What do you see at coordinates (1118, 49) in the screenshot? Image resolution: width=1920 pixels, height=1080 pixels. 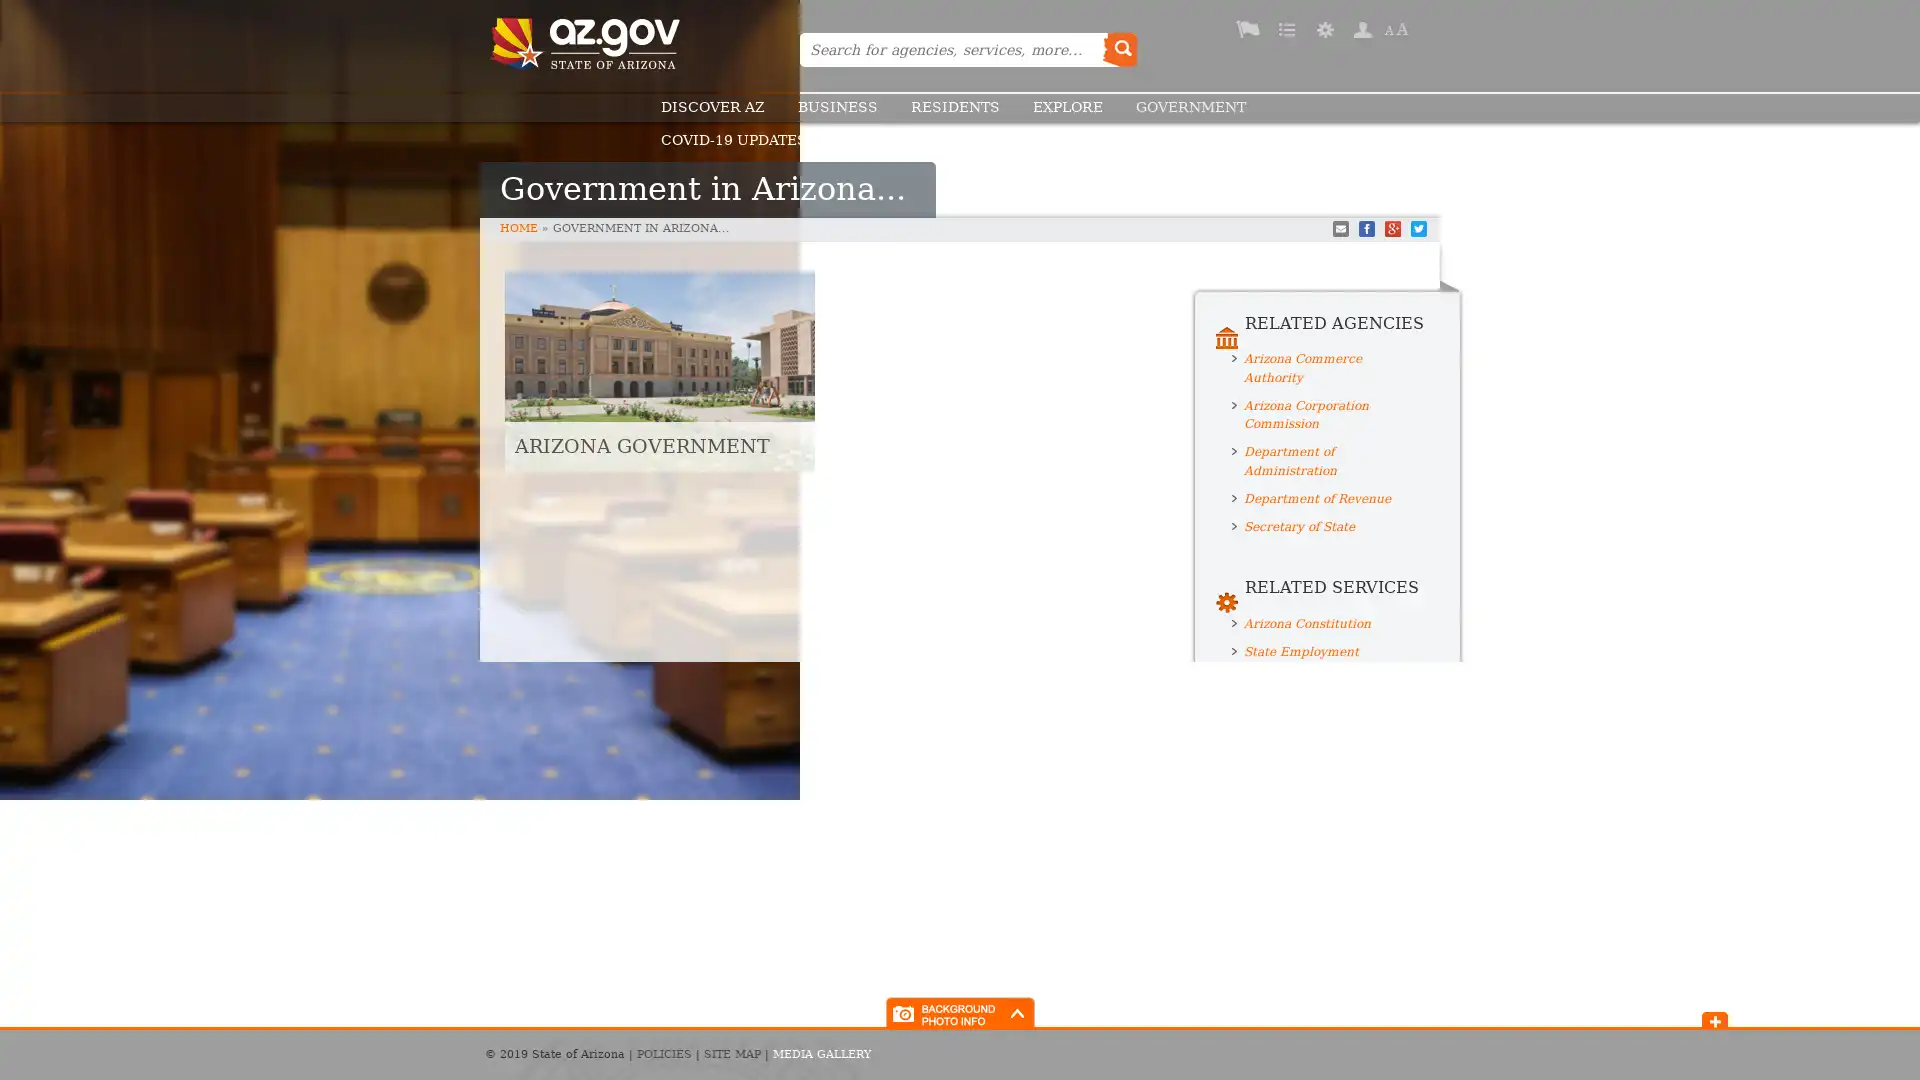 I see `Search` at bounding box center [1118, 49].